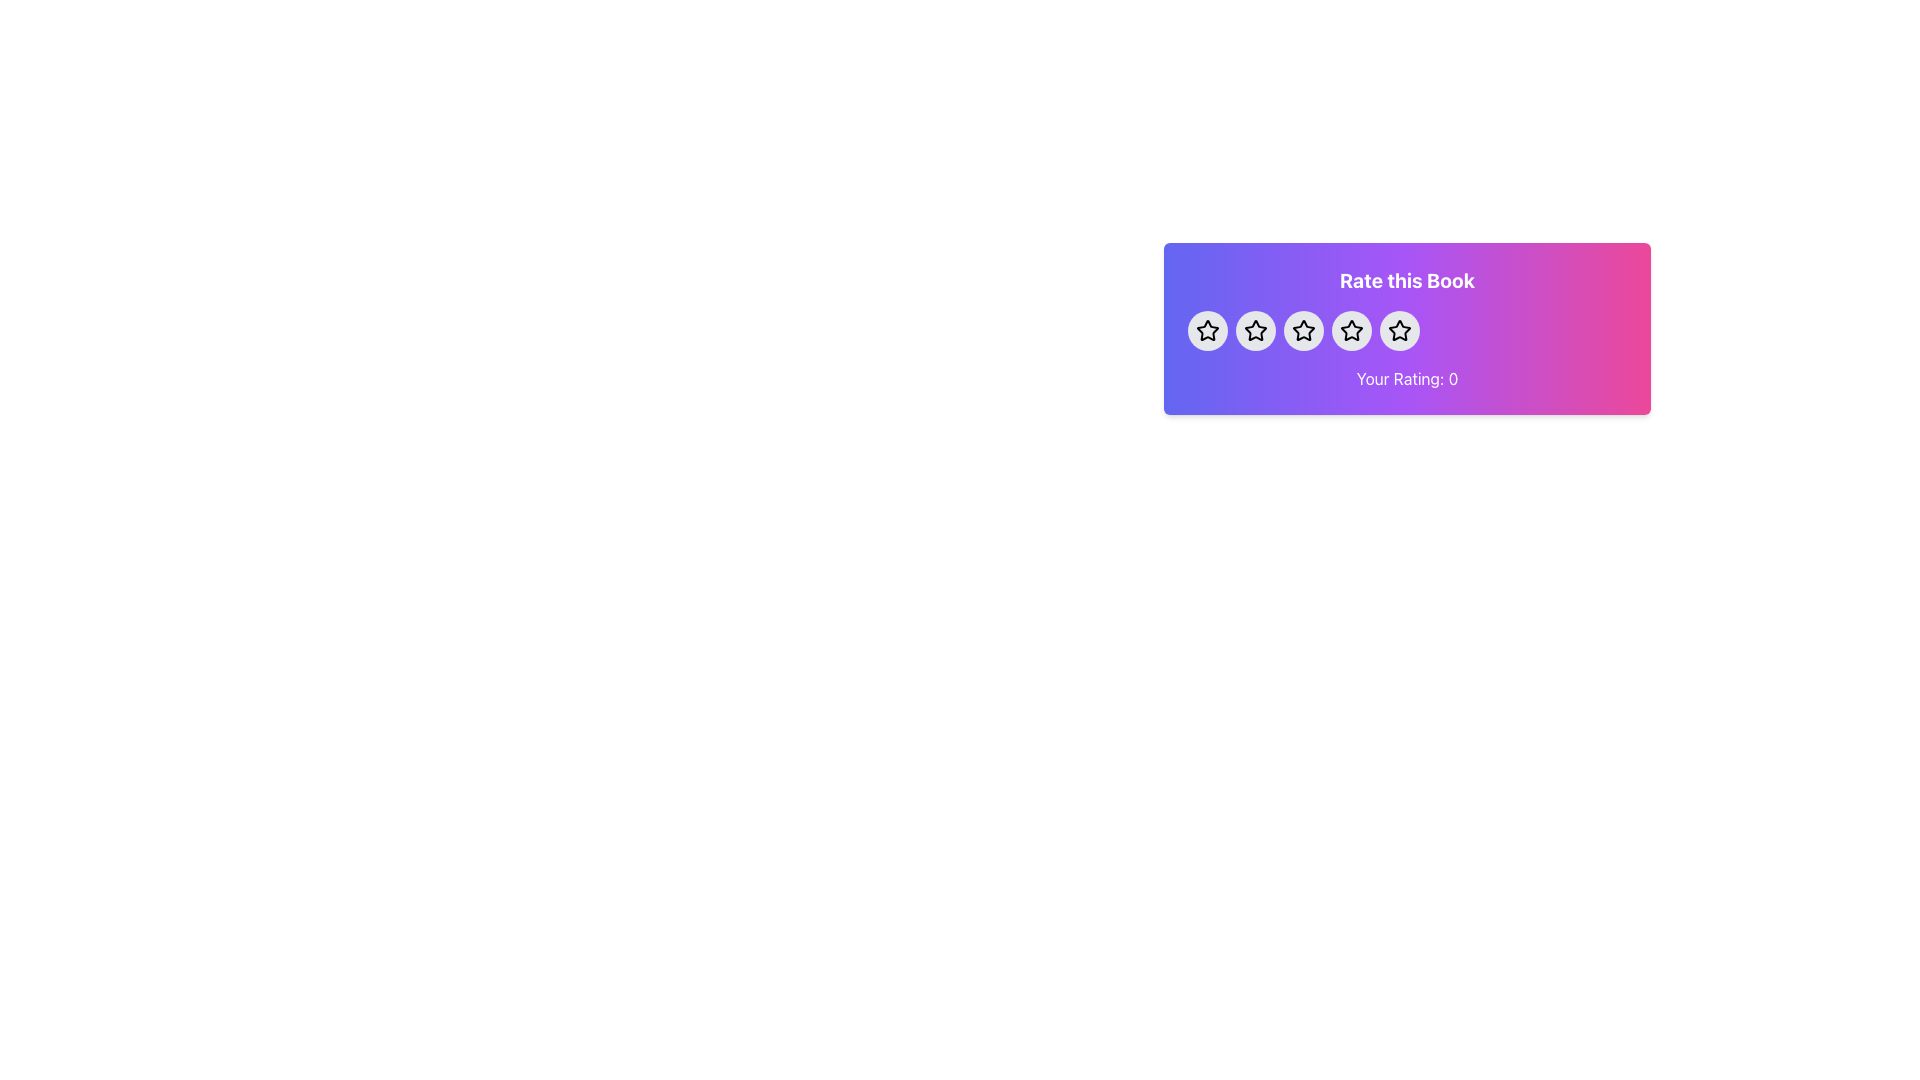 The height and width of the screenshot is (1080, 1920). What do you see at coordinates (1253, 329) in the screenshot?
I see `the second rating star icon, which is a filled star with a thin border, to assign a rating` at bounding box center [1253, 329].